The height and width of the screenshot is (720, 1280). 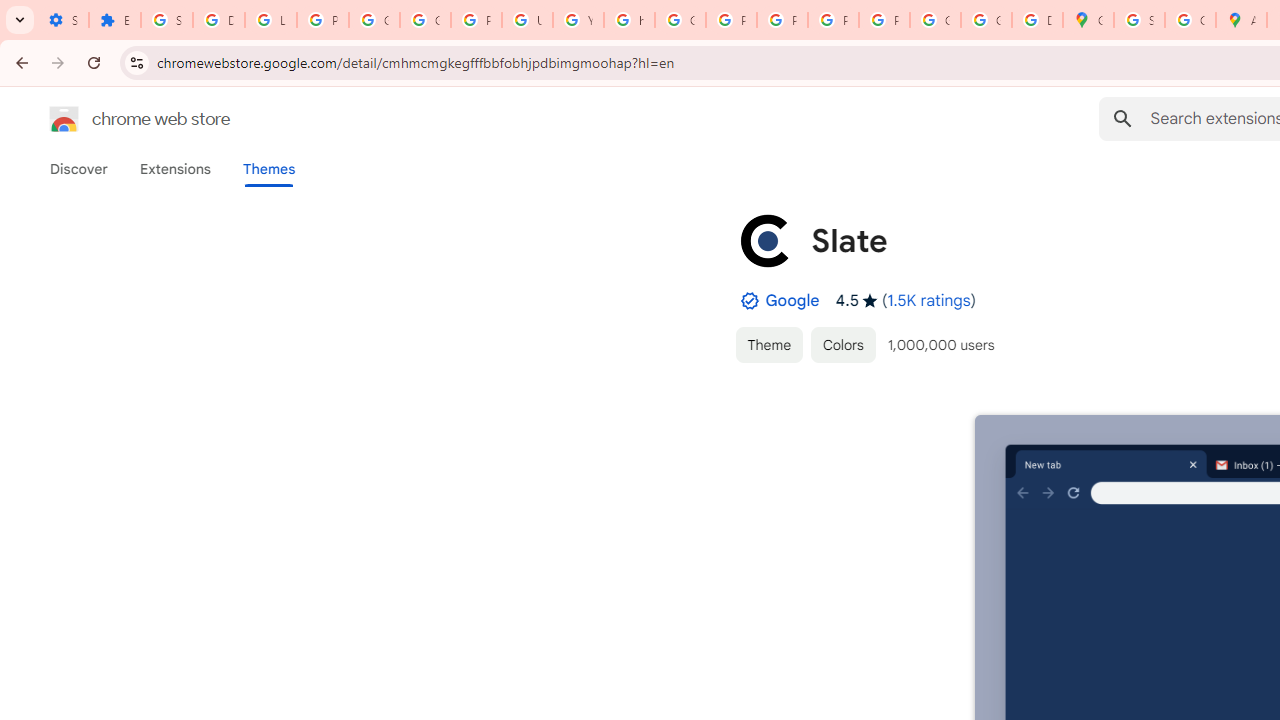 What do you see at coordinates (1087, 20) in the screenshot?
I see `'Google Maps'` at bounding box center [1087, 20].